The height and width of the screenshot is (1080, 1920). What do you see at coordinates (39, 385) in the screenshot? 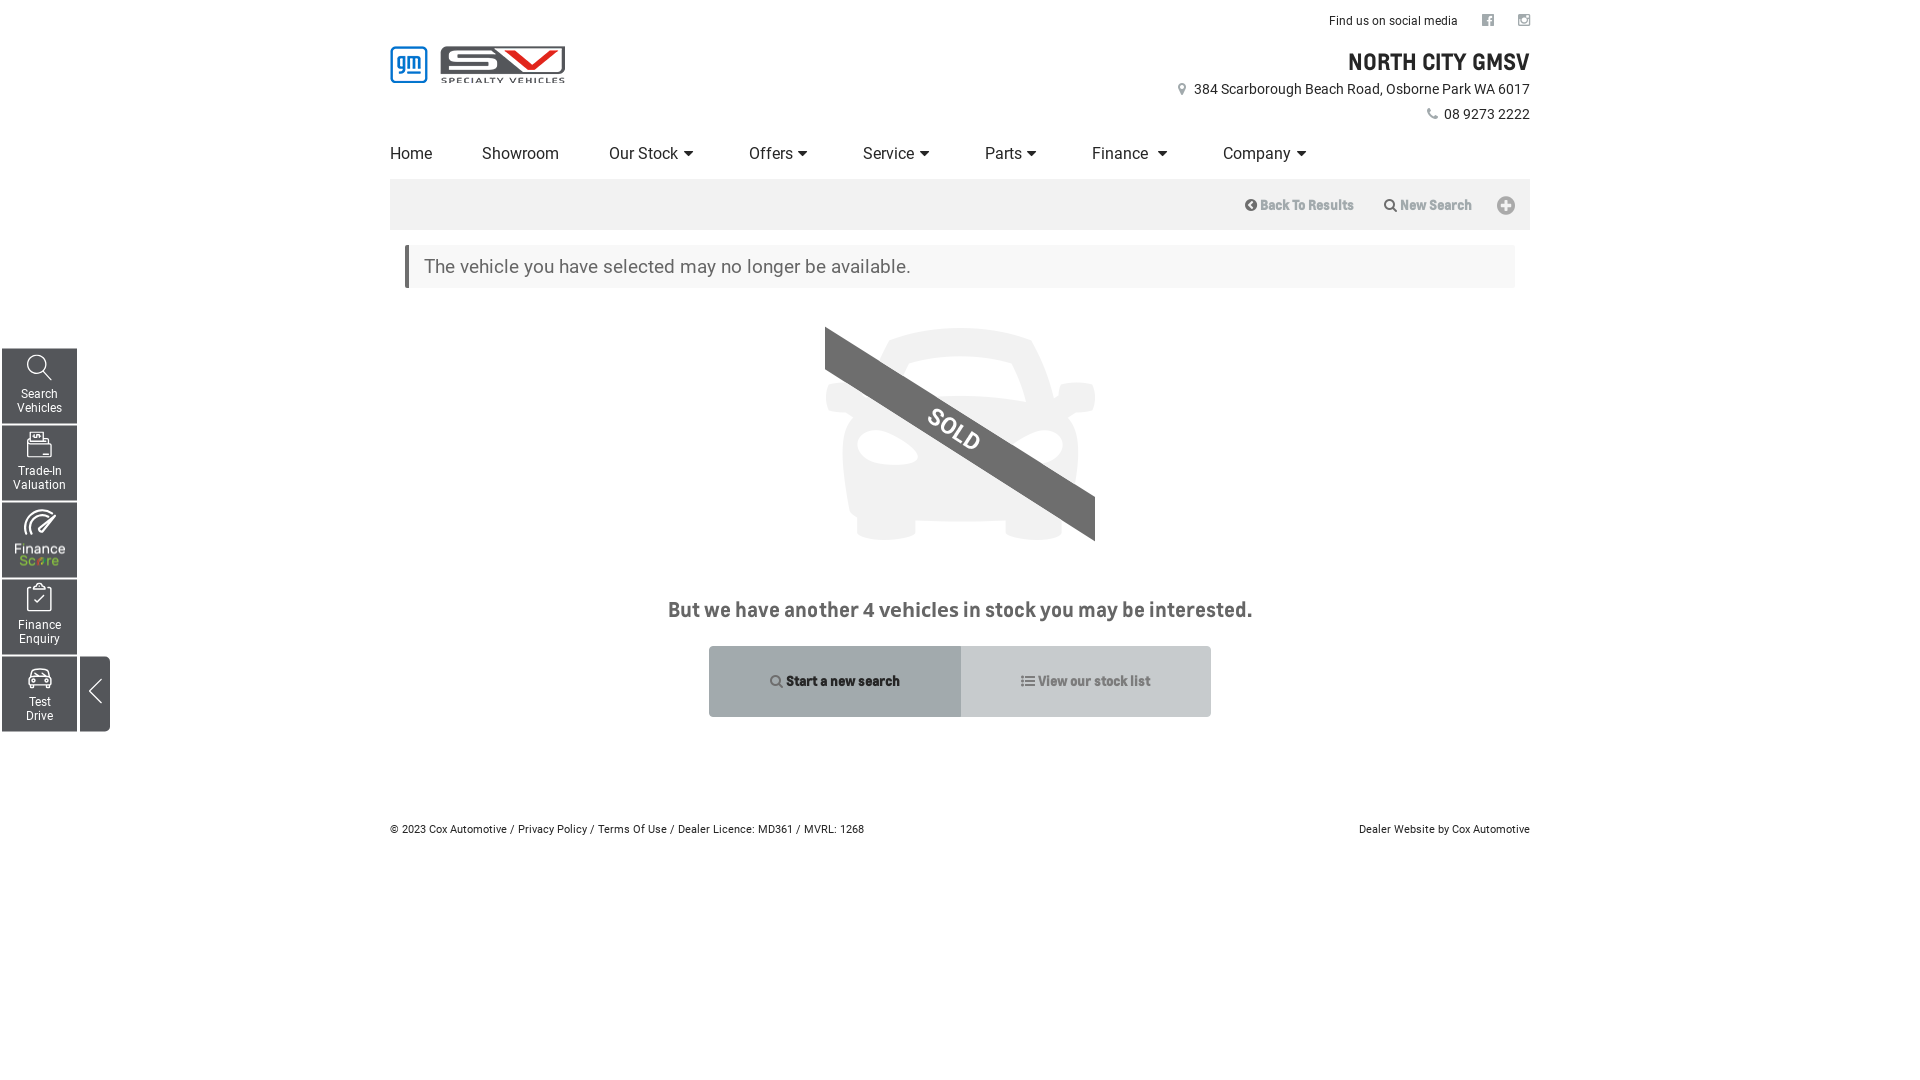
I see `'Search` at bounding box center [39, 385].